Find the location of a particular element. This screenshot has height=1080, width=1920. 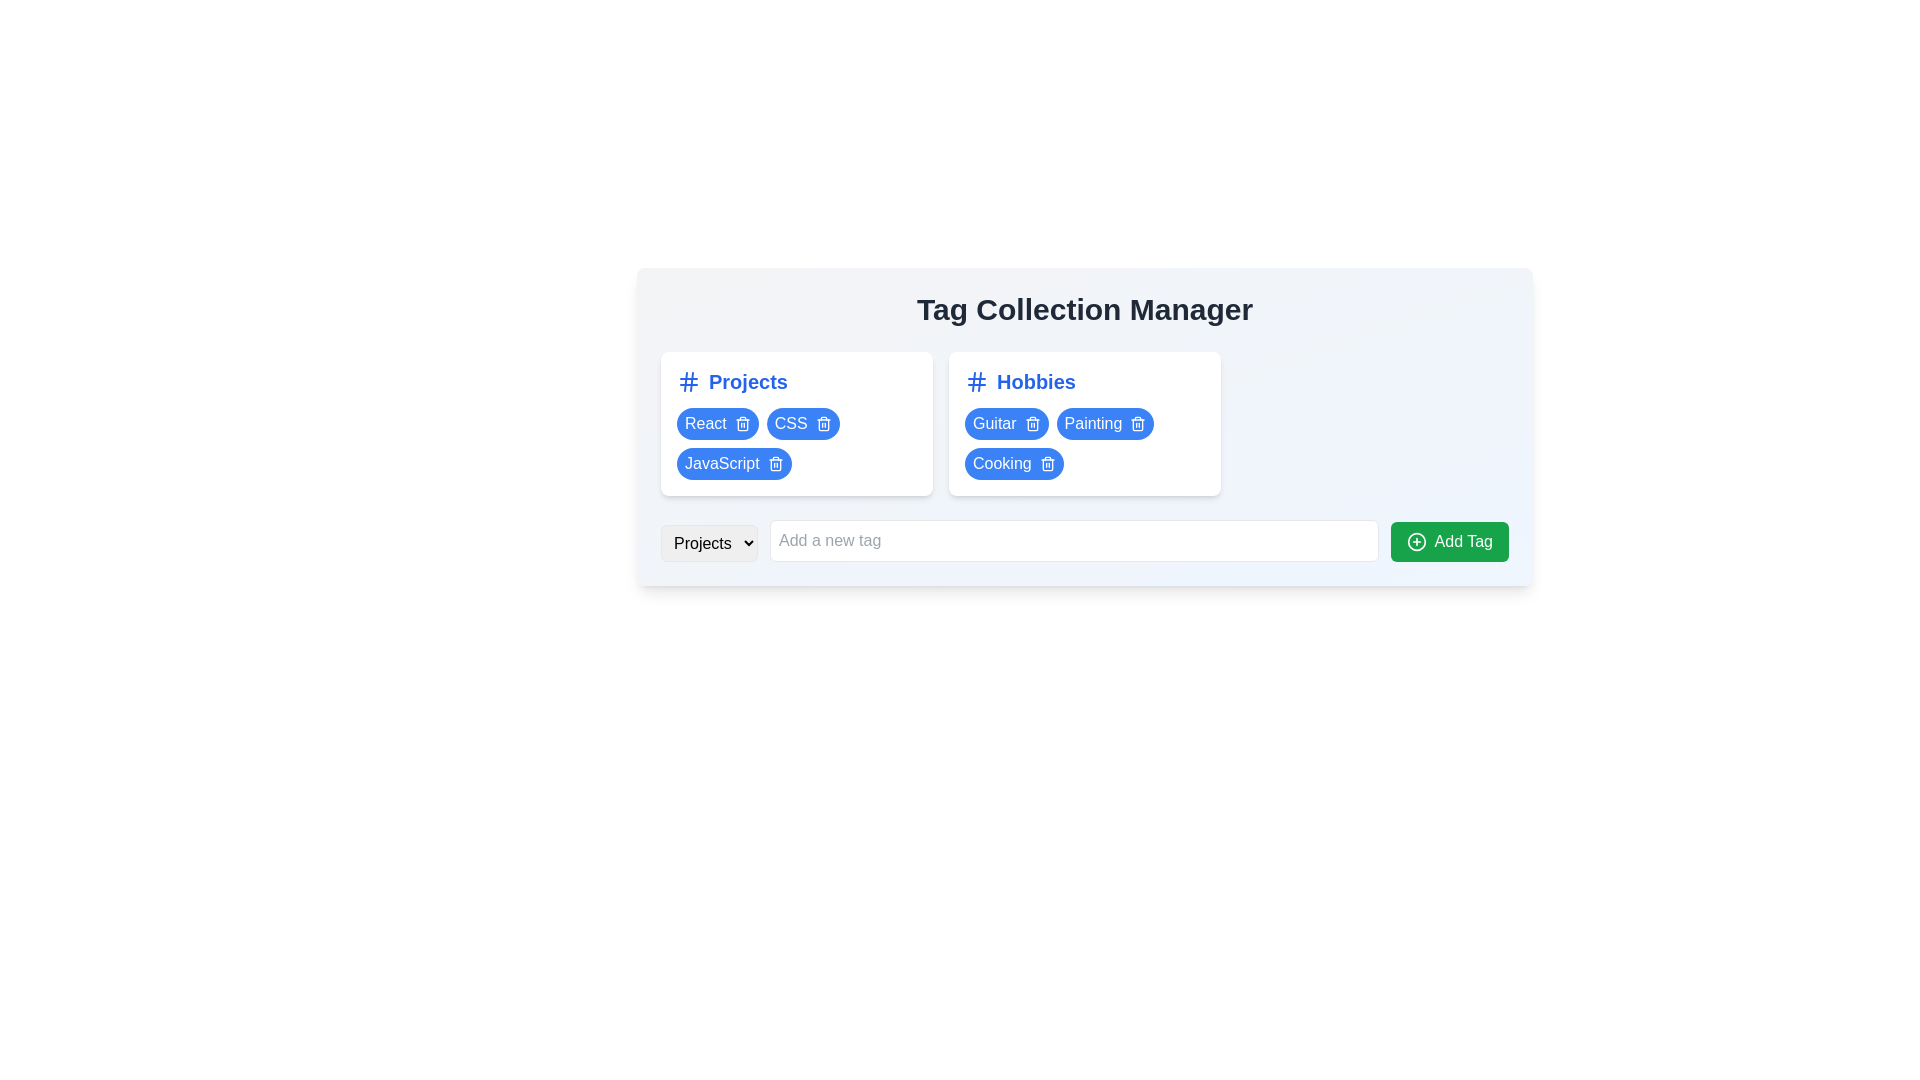

the trash can icon on the 'CSS' tag is located at coordinates (803, 423).